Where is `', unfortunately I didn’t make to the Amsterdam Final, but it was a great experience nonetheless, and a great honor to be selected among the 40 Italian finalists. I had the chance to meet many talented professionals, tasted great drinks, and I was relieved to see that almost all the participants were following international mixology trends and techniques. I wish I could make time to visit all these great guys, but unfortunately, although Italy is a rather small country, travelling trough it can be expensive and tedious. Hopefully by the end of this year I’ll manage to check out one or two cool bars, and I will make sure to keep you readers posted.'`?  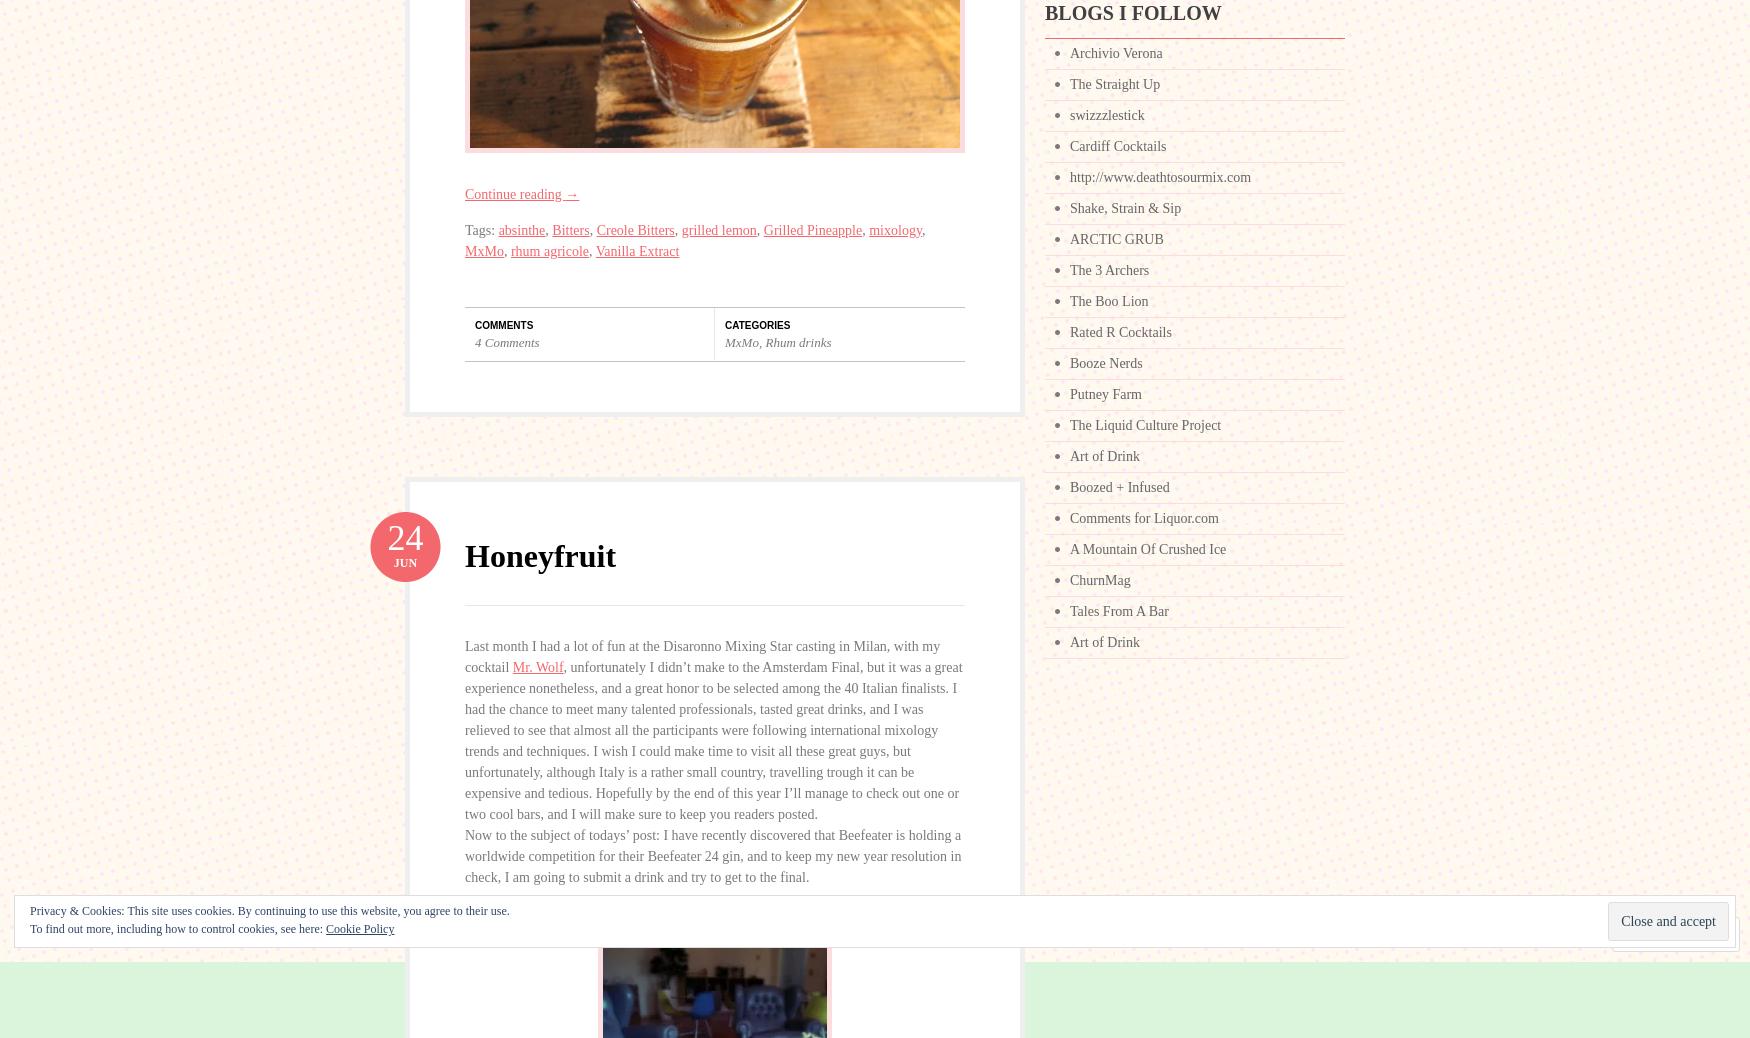 ', unfortunately I didn’t make to the Amsterdam Final, but it was a great experience nonetheless, and a great honor to be selected among the 40 Italian finalists. I had the chance to meet many talented professionals, tasted great drinks, and I was relieved to see that almost all the participants were following international mixology trends and techniques. I wish I could make time to visit all these great guys, but unfortunately, although Italy is a rather small country, travelling trough it can be expensive and tedious. Hopefully by the end of this year I’ll manage to check out one or two cool bars, and I will make sure to keep you readers posted.' is located at coordinates (713, 738).